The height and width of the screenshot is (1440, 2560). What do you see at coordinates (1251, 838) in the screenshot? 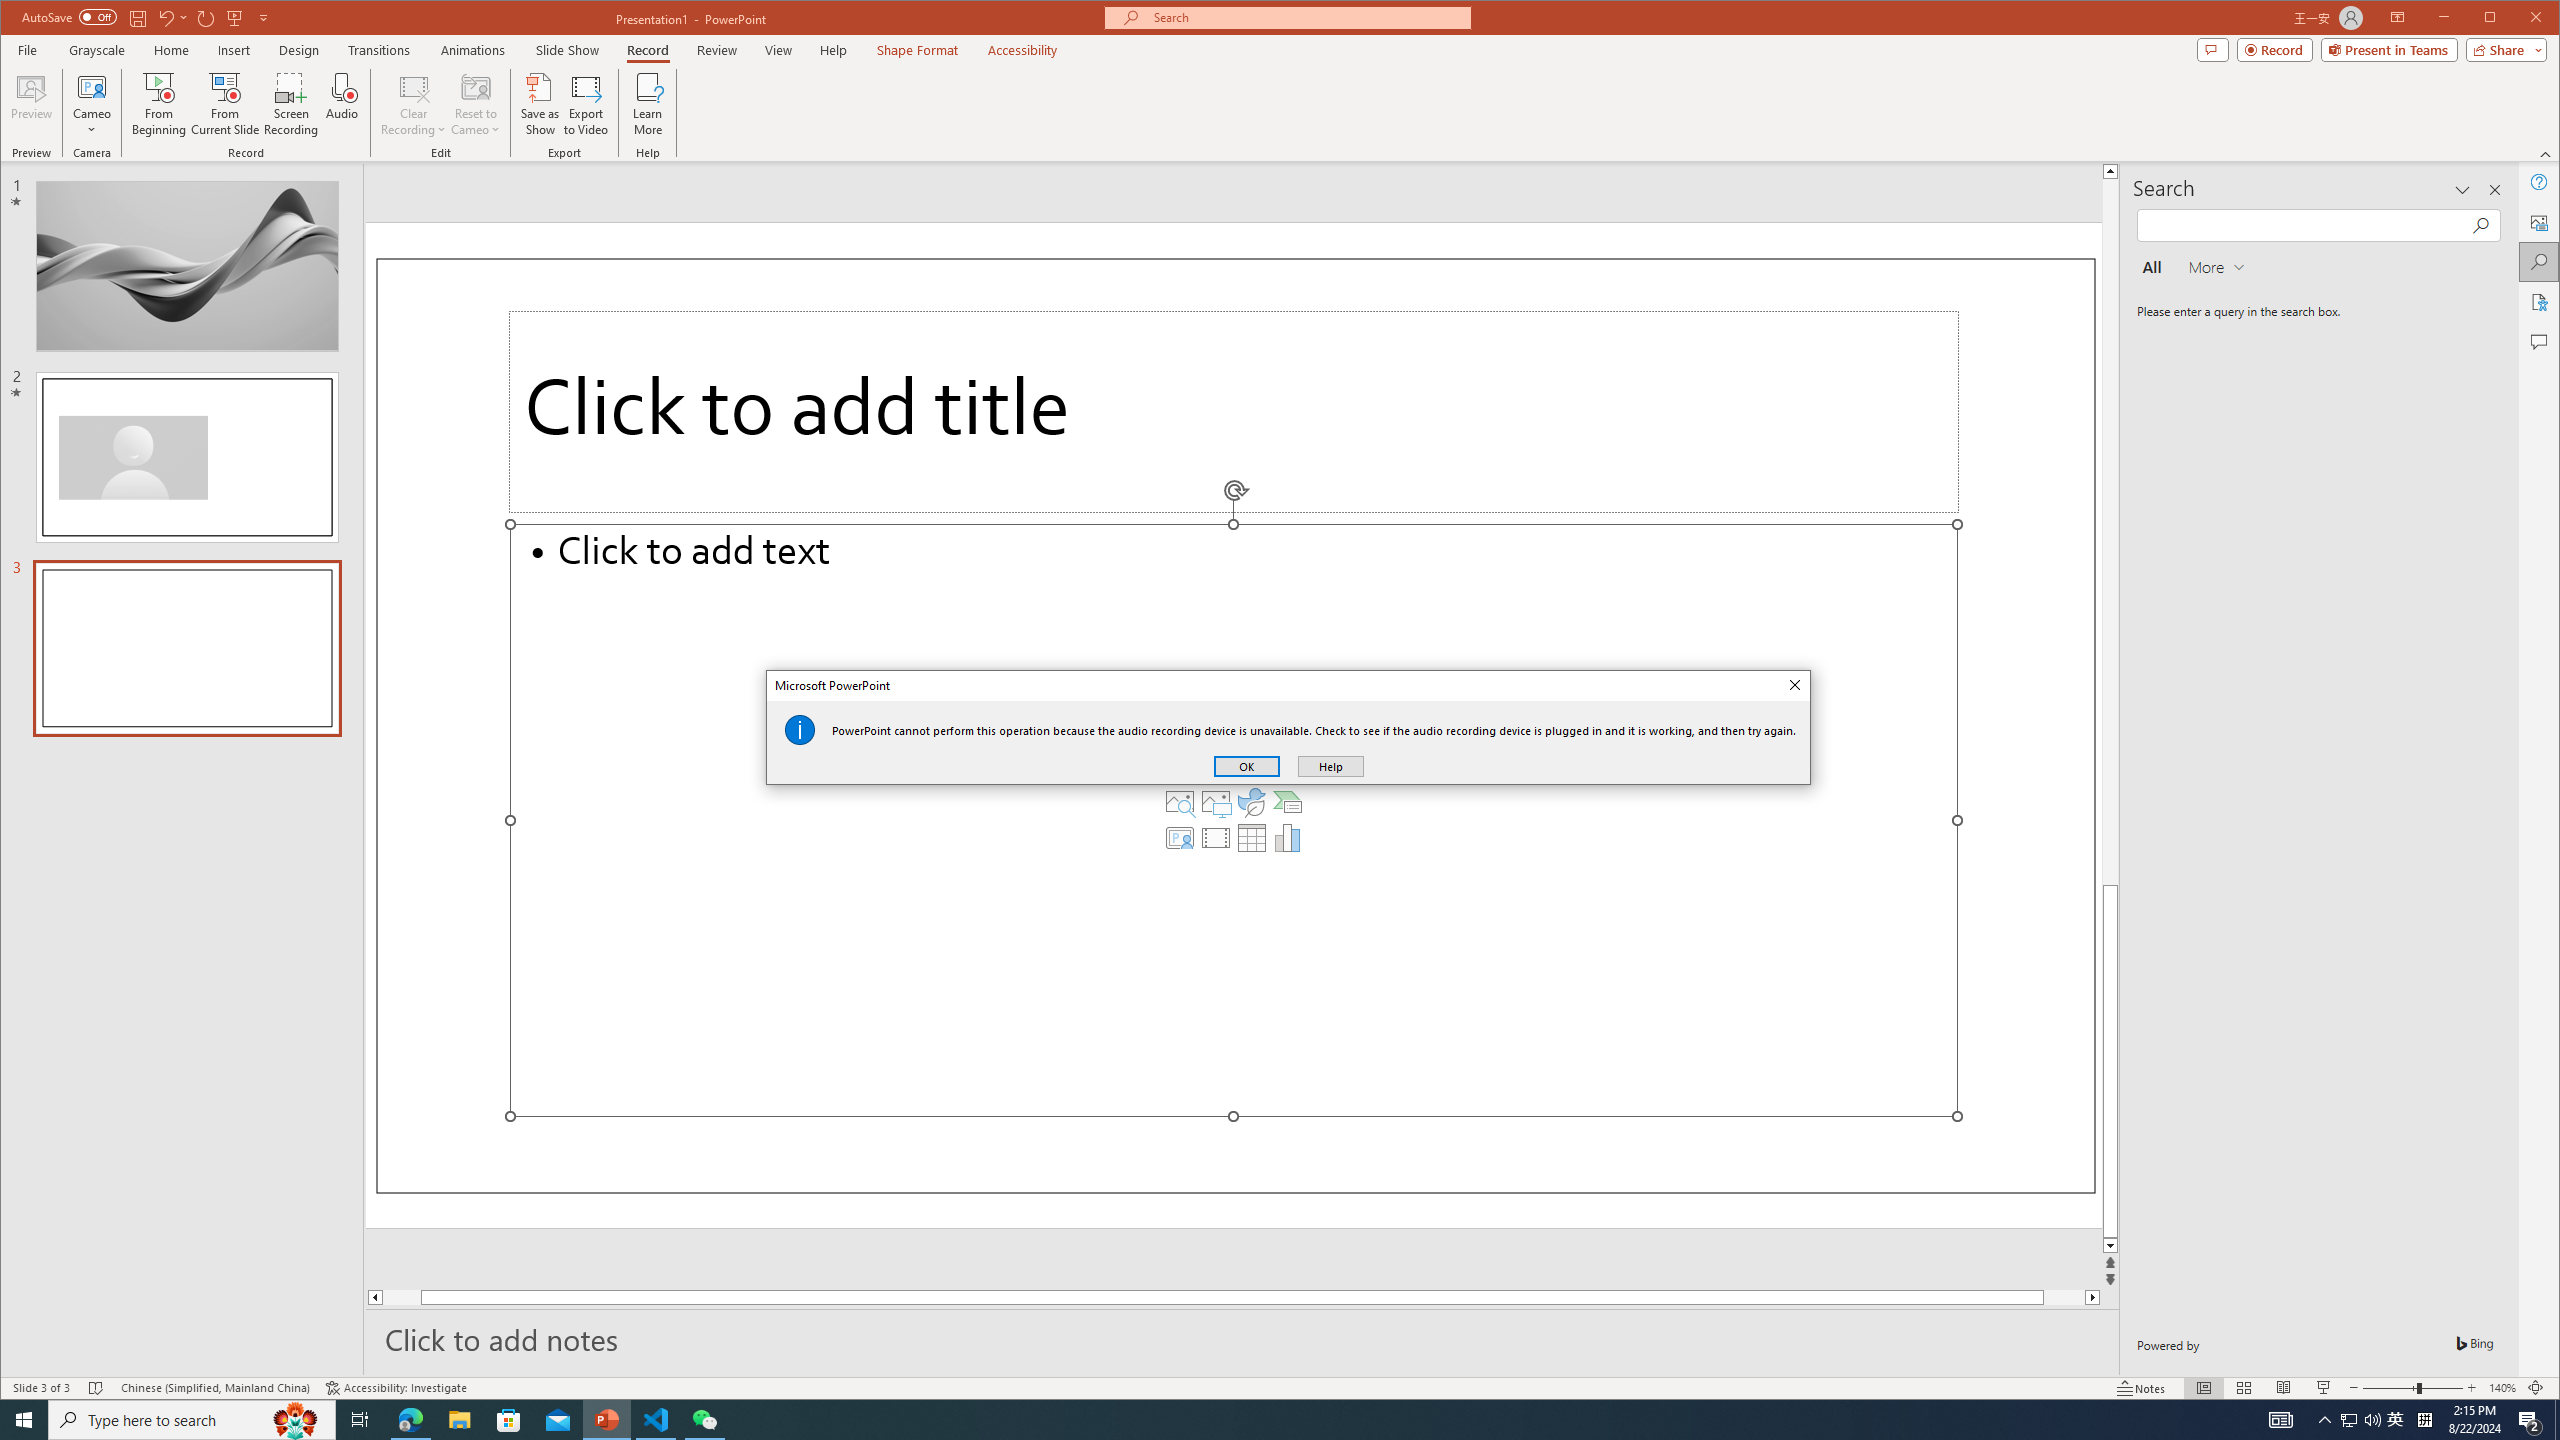
I see `'Insert Table'` at bounding box center [1251, 838].